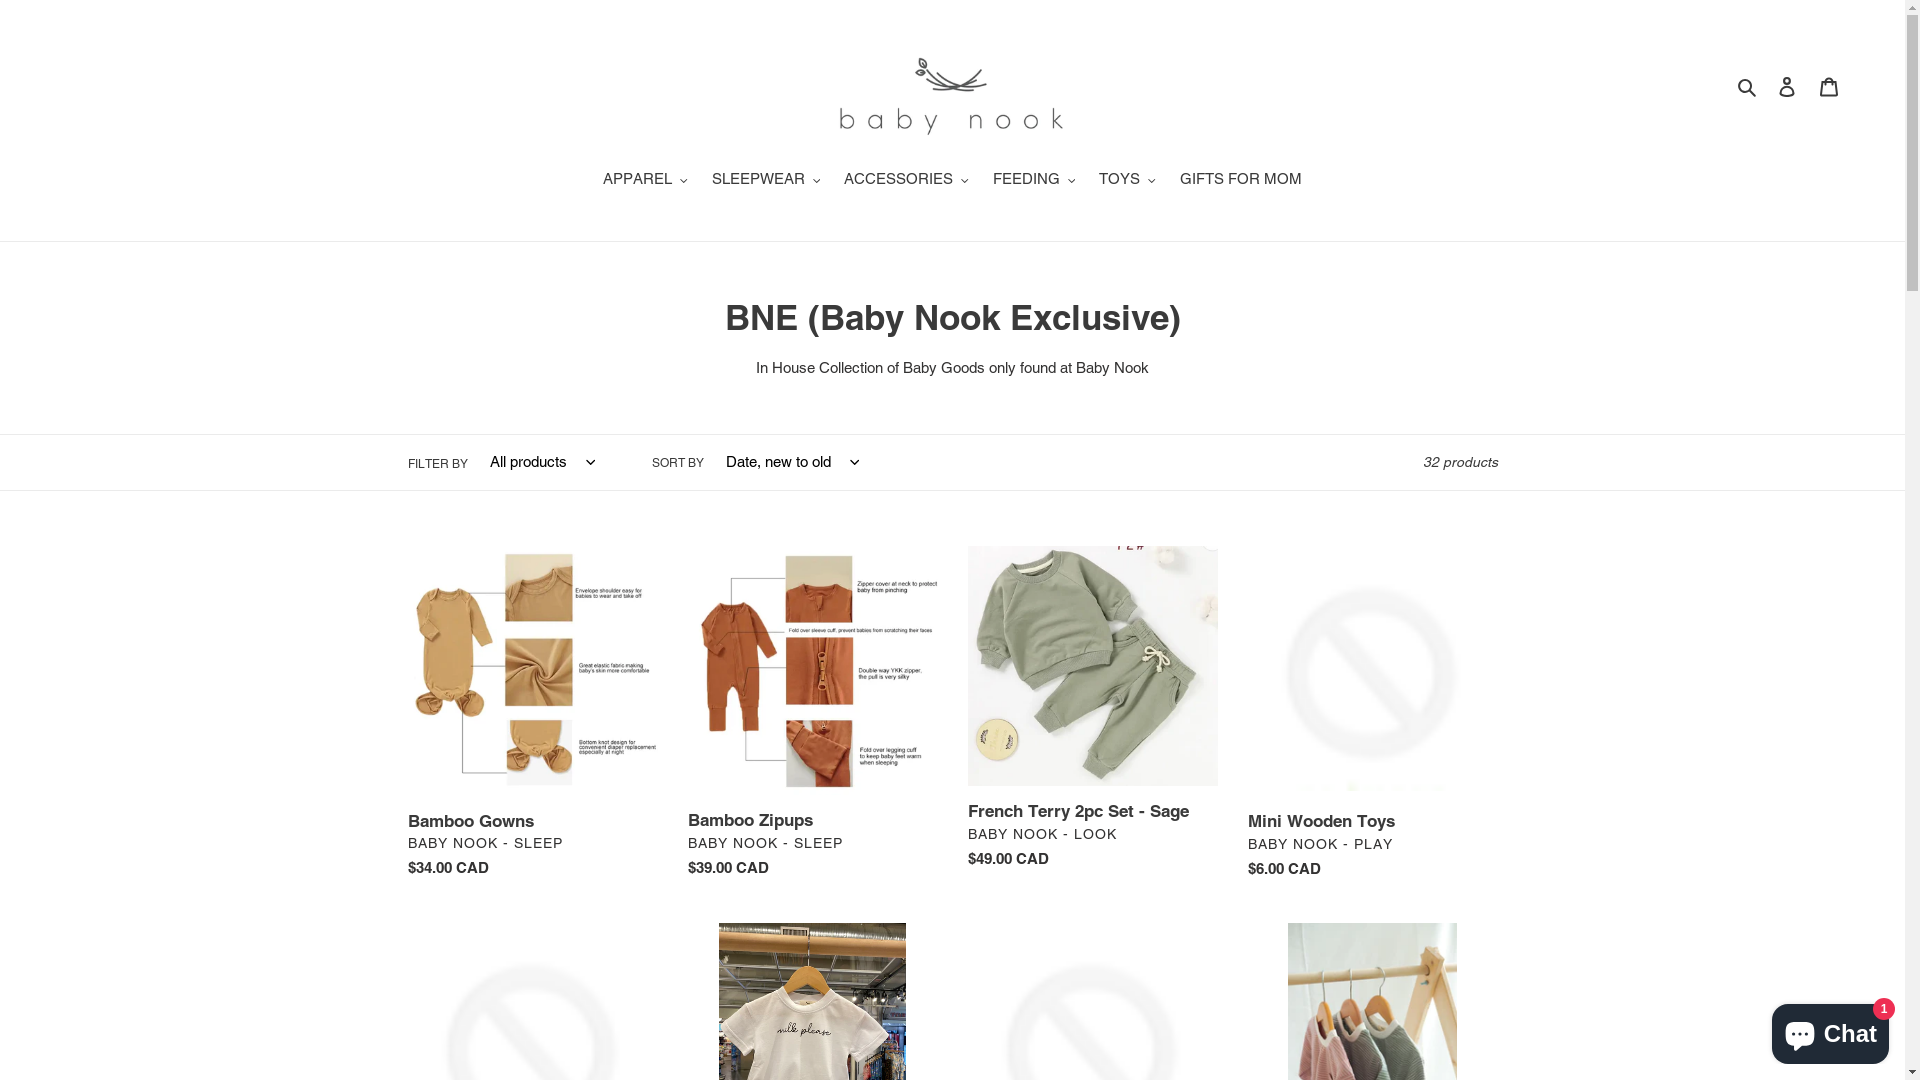 This screenshot has width=1920, height=1080. I want to click on 'Log in', so click(1786, 85).